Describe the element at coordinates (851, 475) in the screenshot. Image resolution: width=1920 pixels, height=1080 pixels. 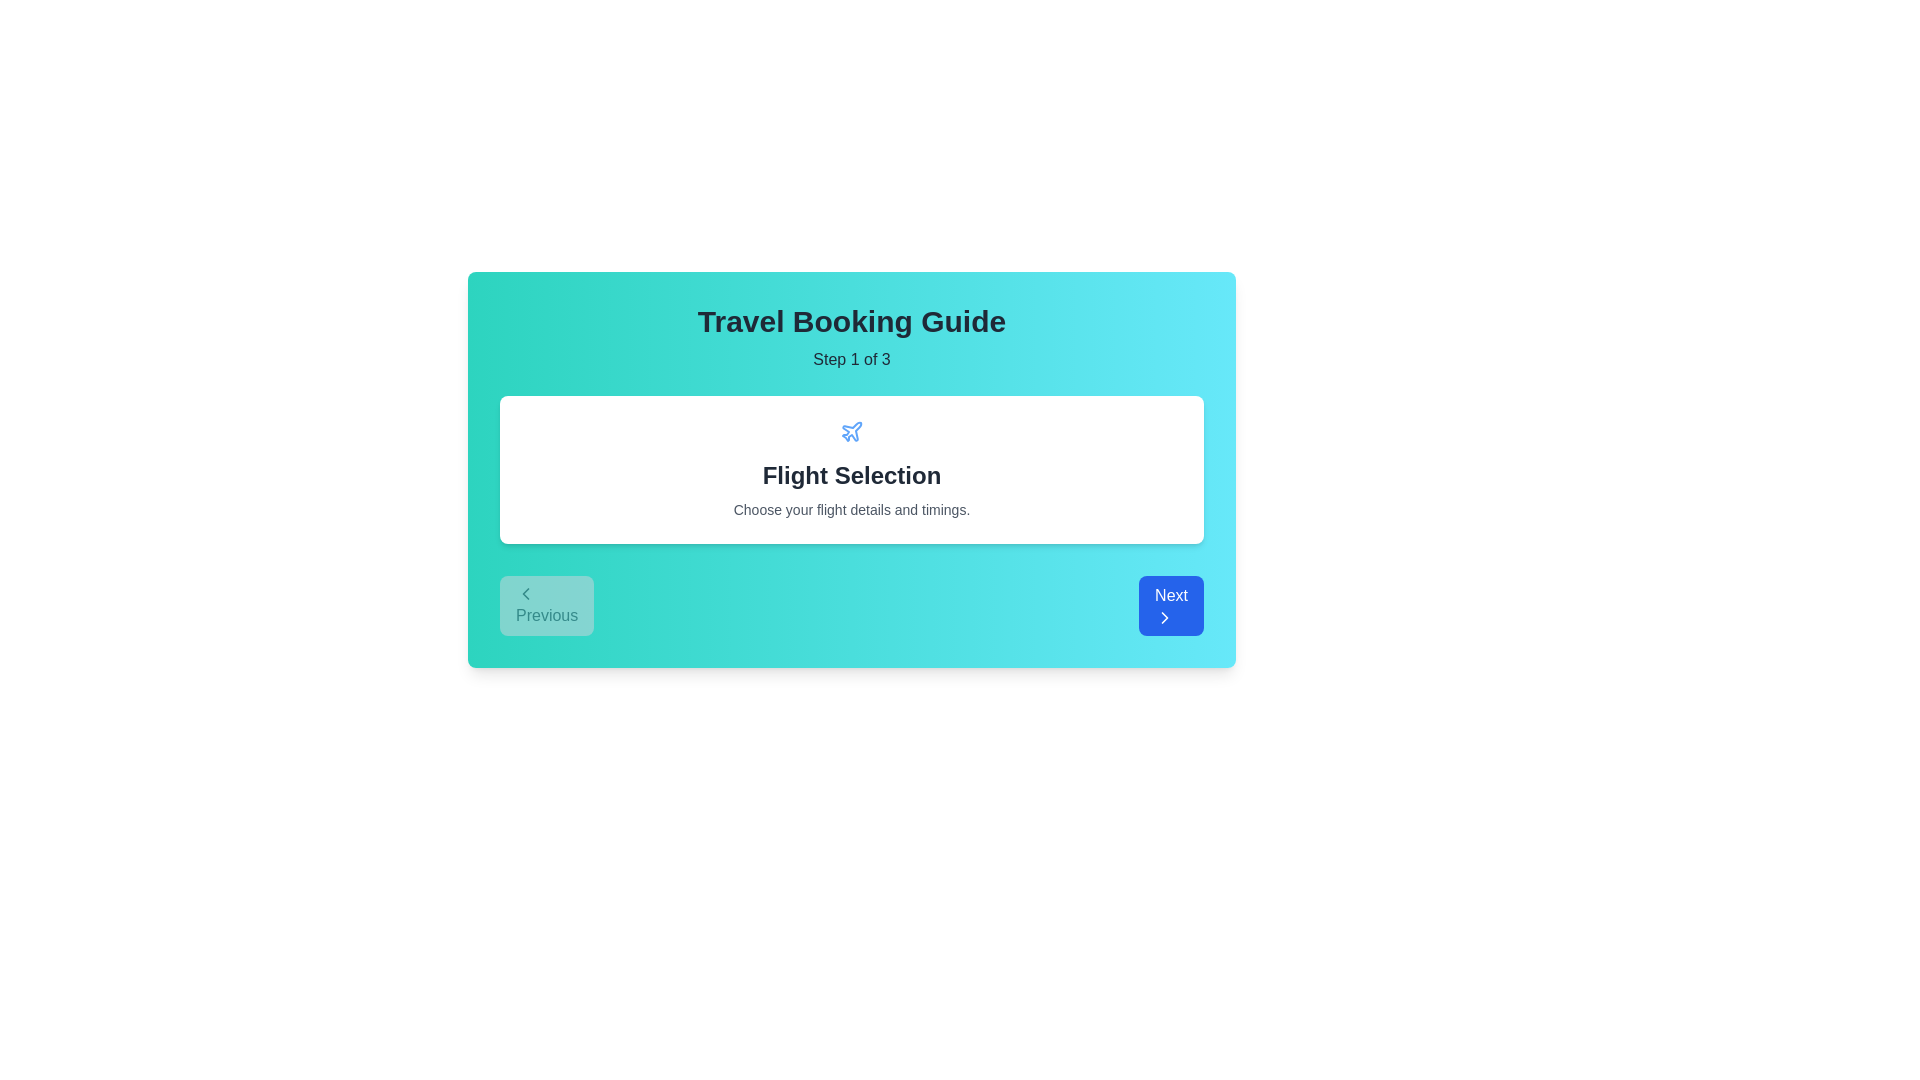
I see `the 'Flight Selection' text label, which is a bold and large font heading positioned below an airplane icon and above a smaller descriptive text` at that location.